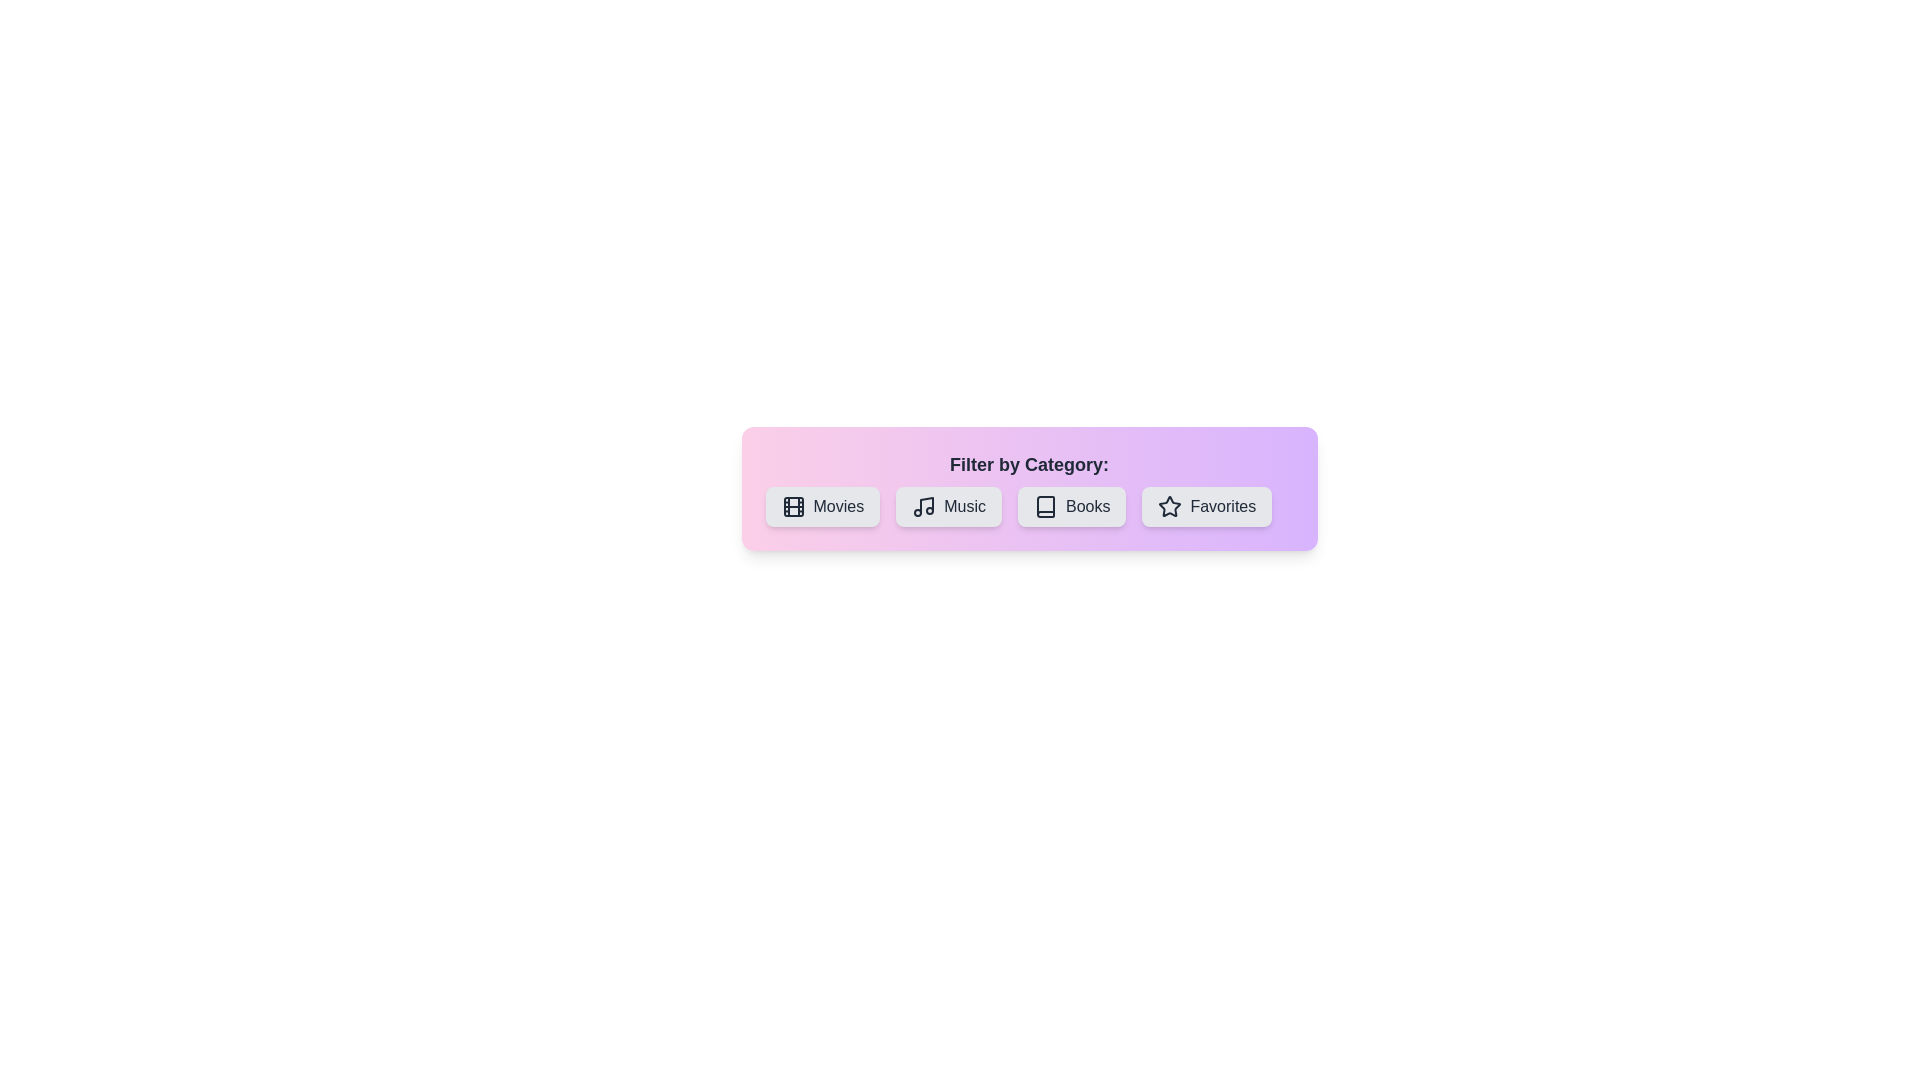 The width and height of the screenshot is (1920, 1080). Describe the element at coordinates (1205, 505) in the screenshot. I see `the 'Favorites' button to toggle its state` at that location.